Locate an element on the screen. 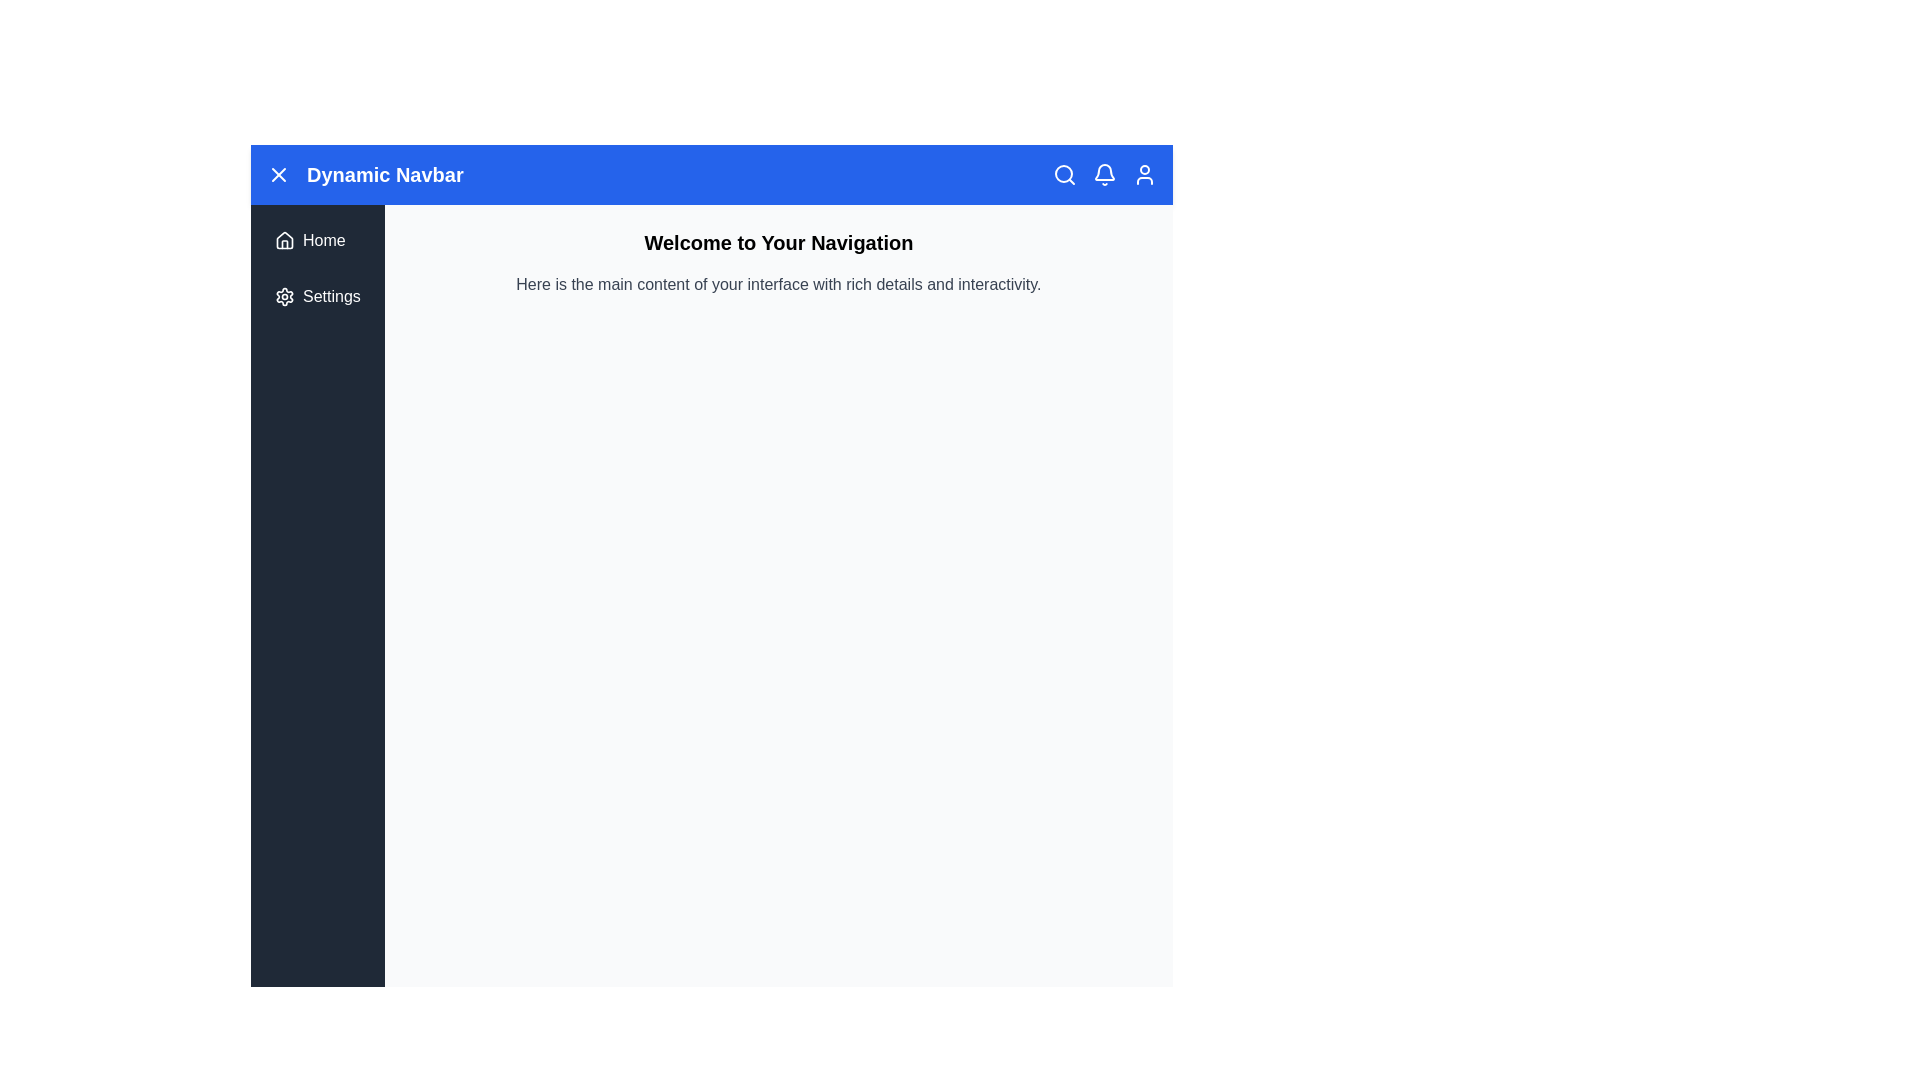 The width and height of the screenshot is (1920, 1080). the house icon on the left sidebar is located at coordinates (283, 239).